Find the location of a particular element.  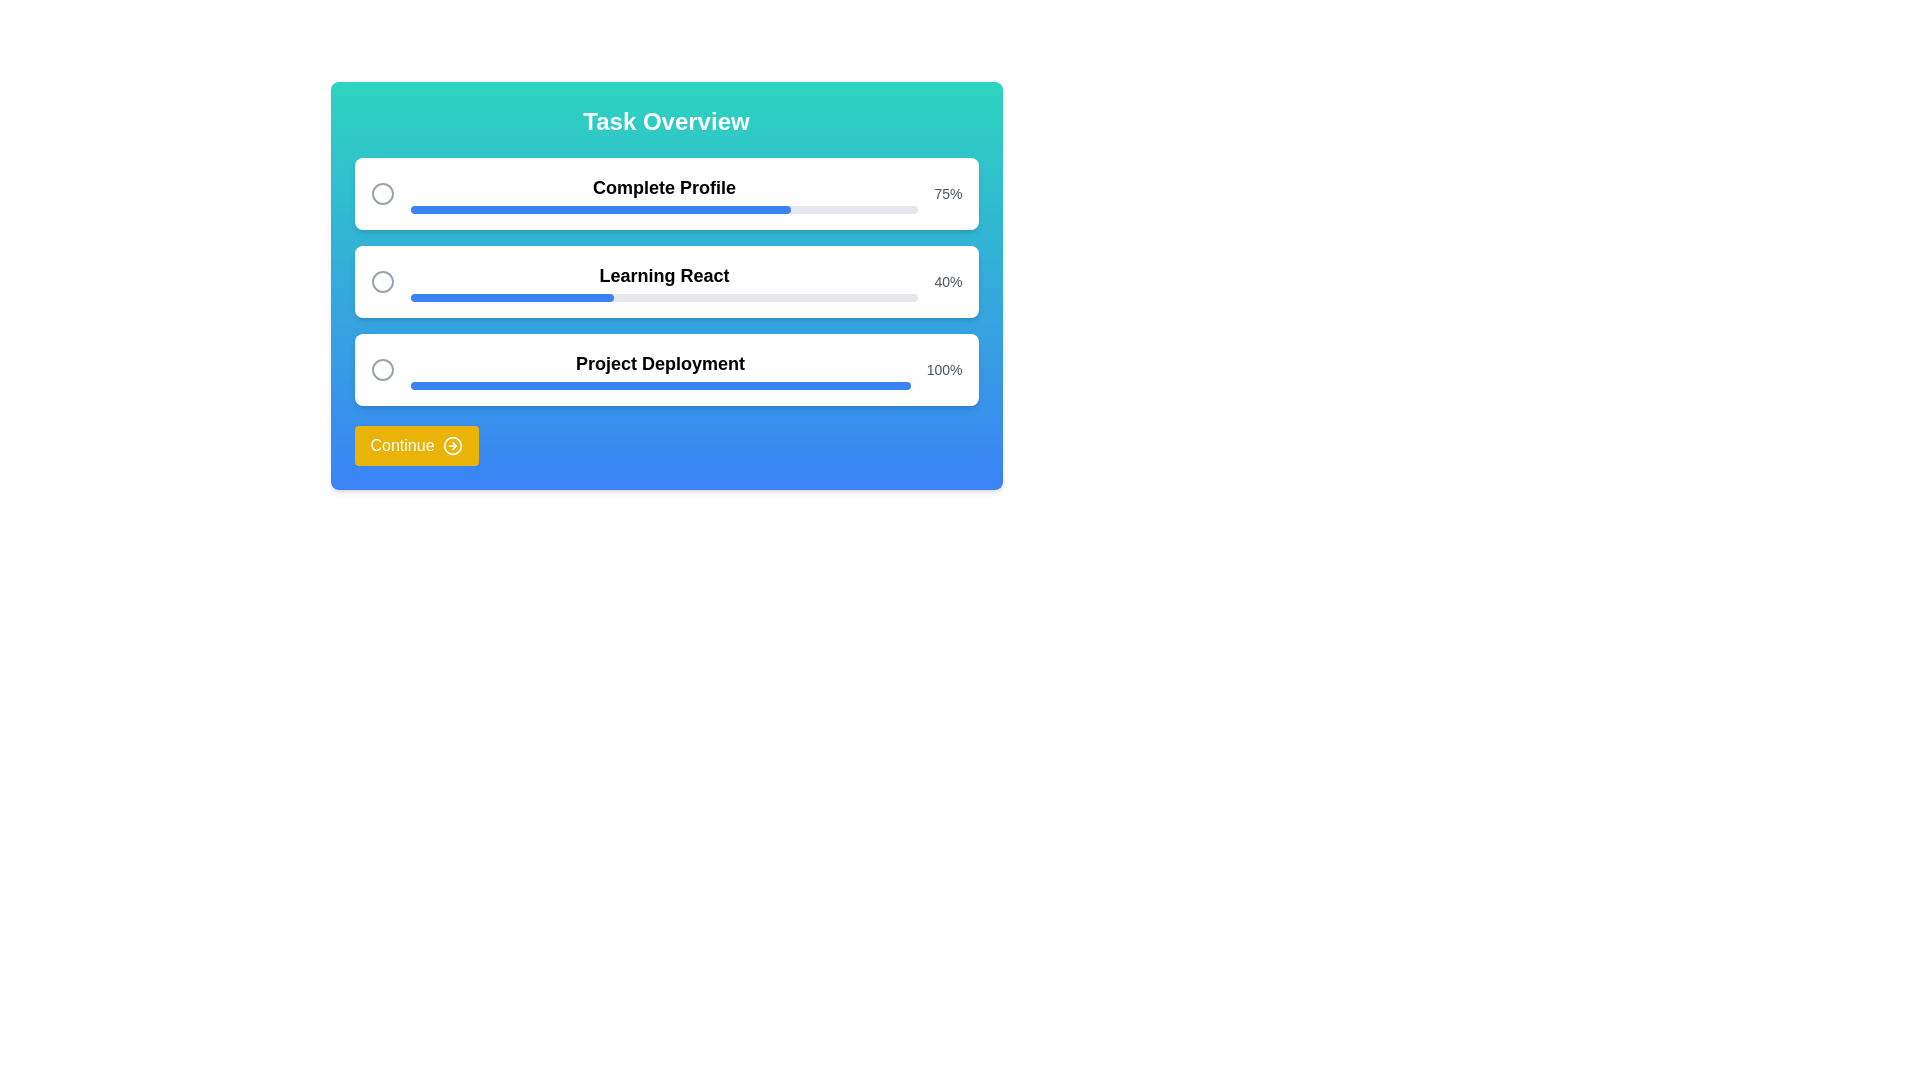

text content of the composite UI element displaying the task name 'Complete Profile' located in the first card of the progress cards is located at coordinates (664, 193).